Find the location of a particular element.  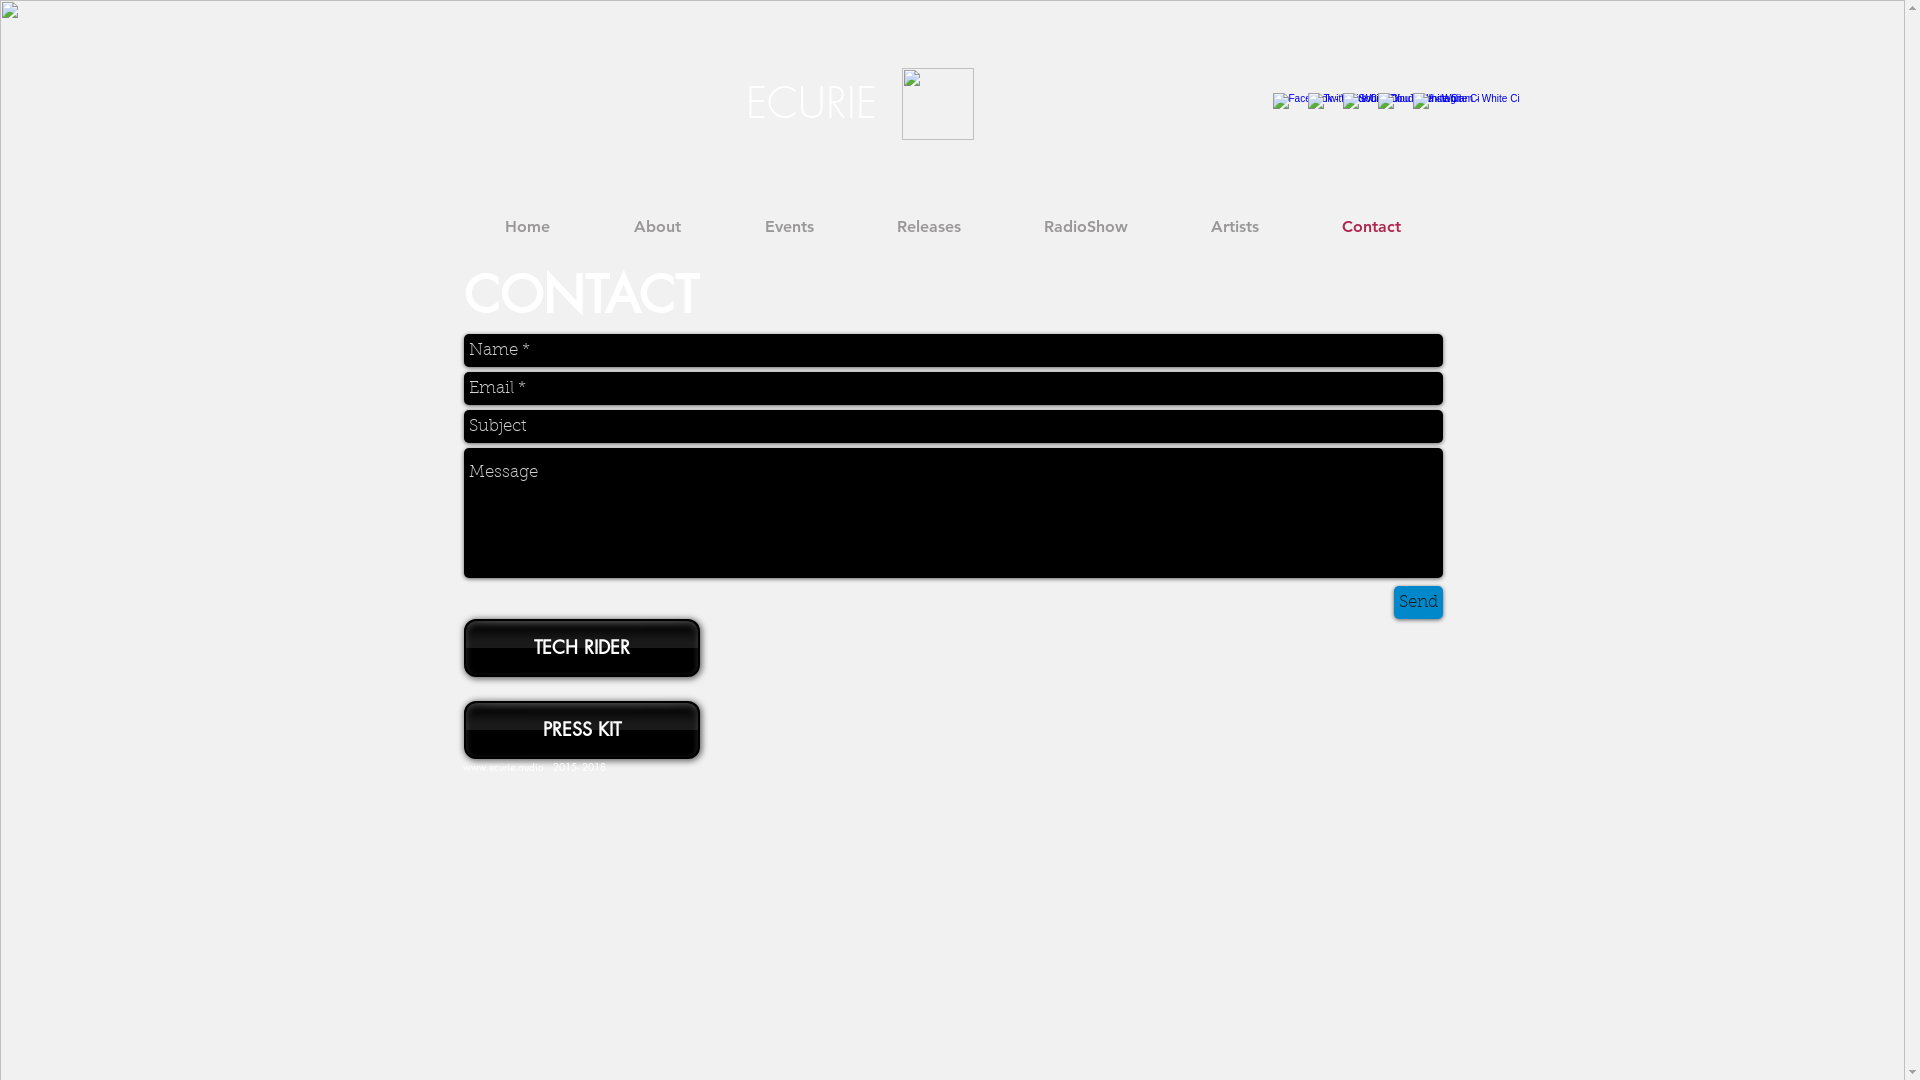

'Send' is located at coordinates (1392, 601).